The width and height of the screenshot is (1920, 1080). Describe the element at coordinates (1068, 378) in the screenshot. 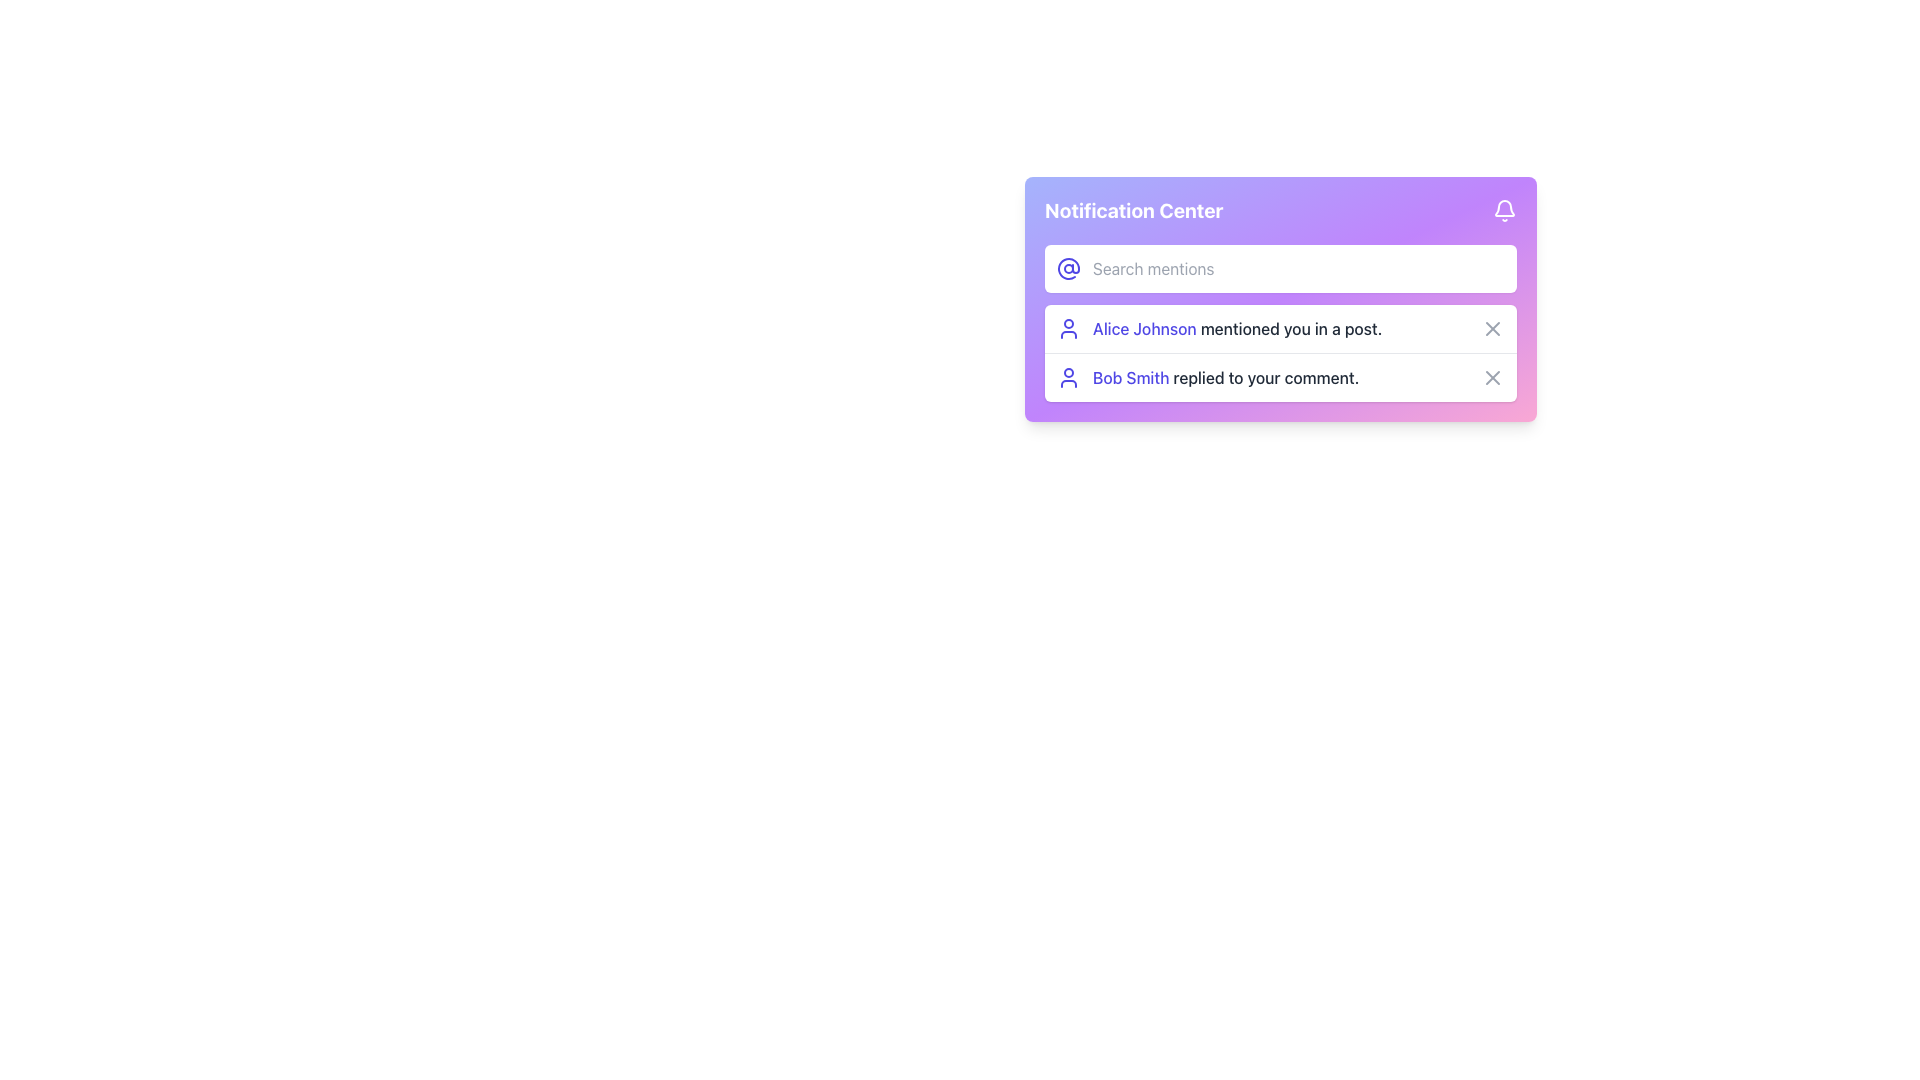

I see `the circular user icon filled with blue-indigo color, located to the left of the text 'Bob Smith replied to your comment.' in the second notification entry` at that location.